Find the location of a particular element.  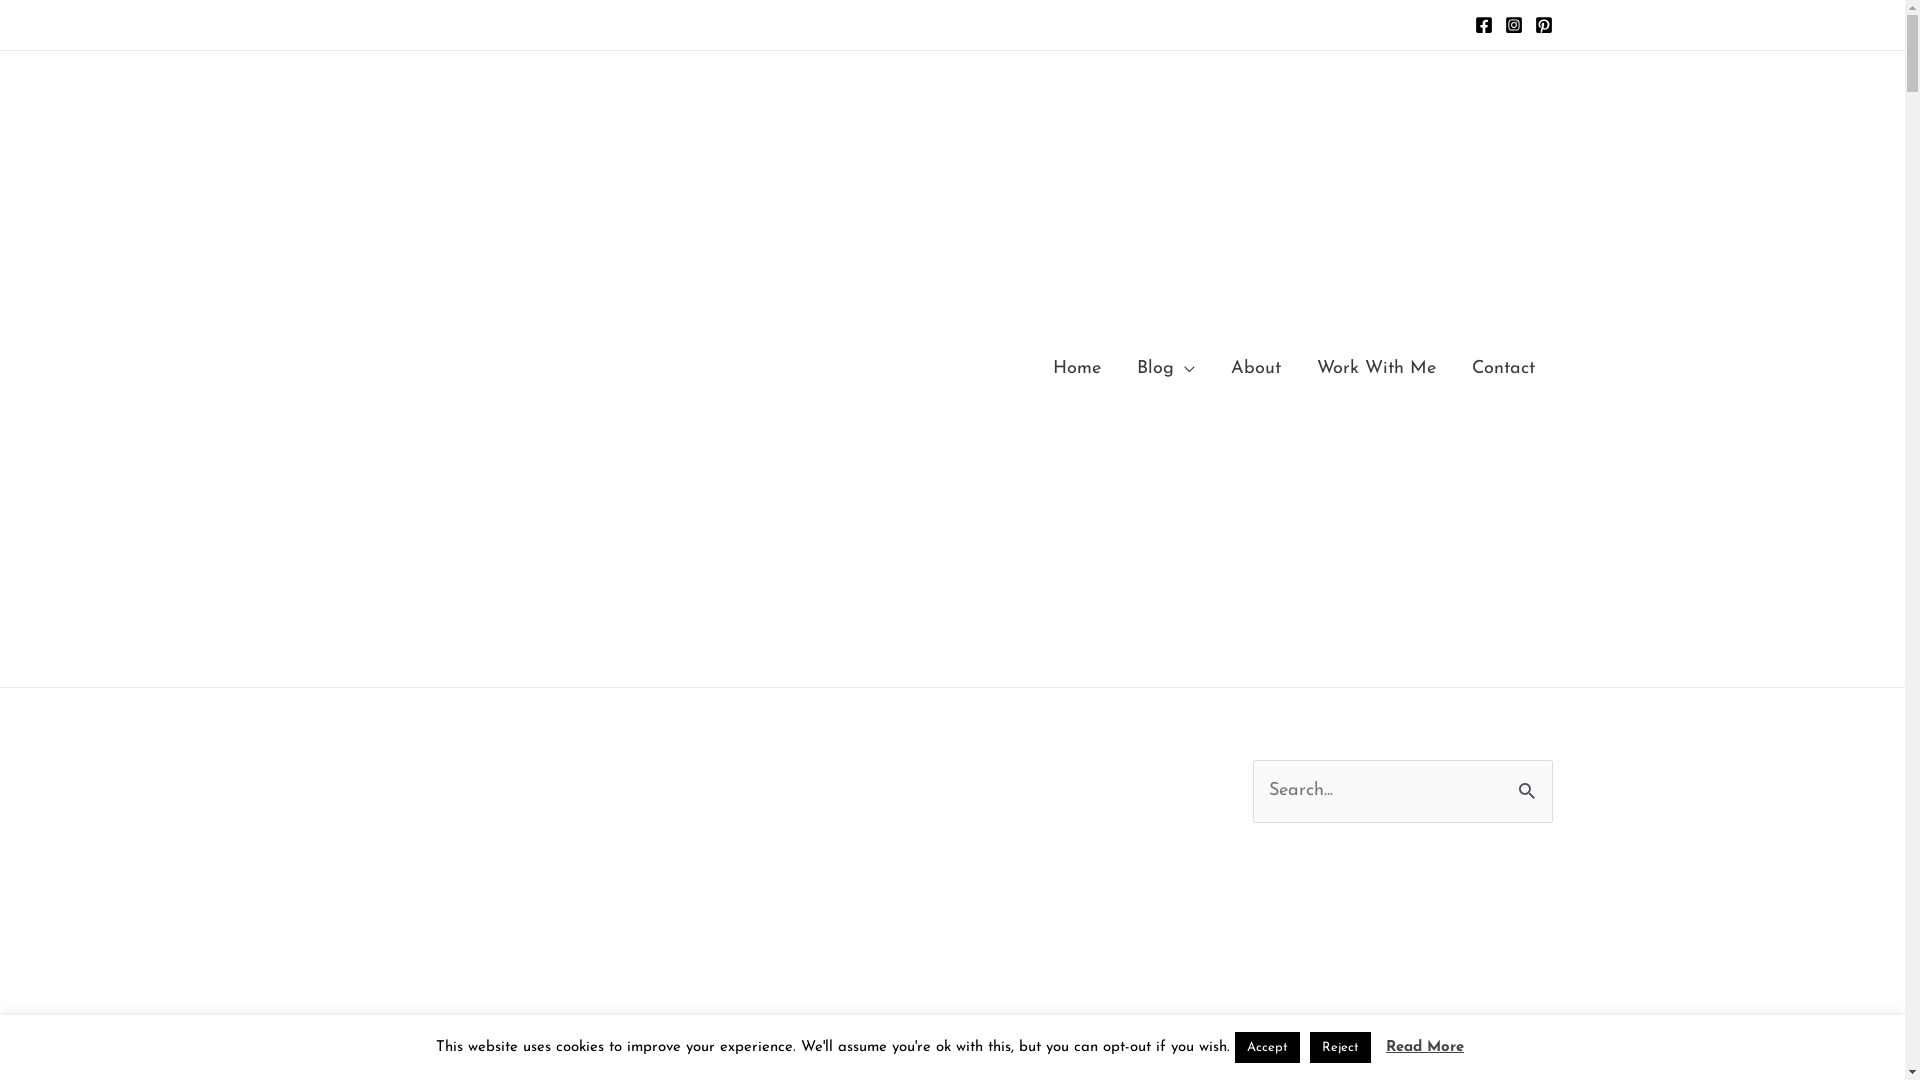

'Work With Me' is located at coordinates (1297, 369).